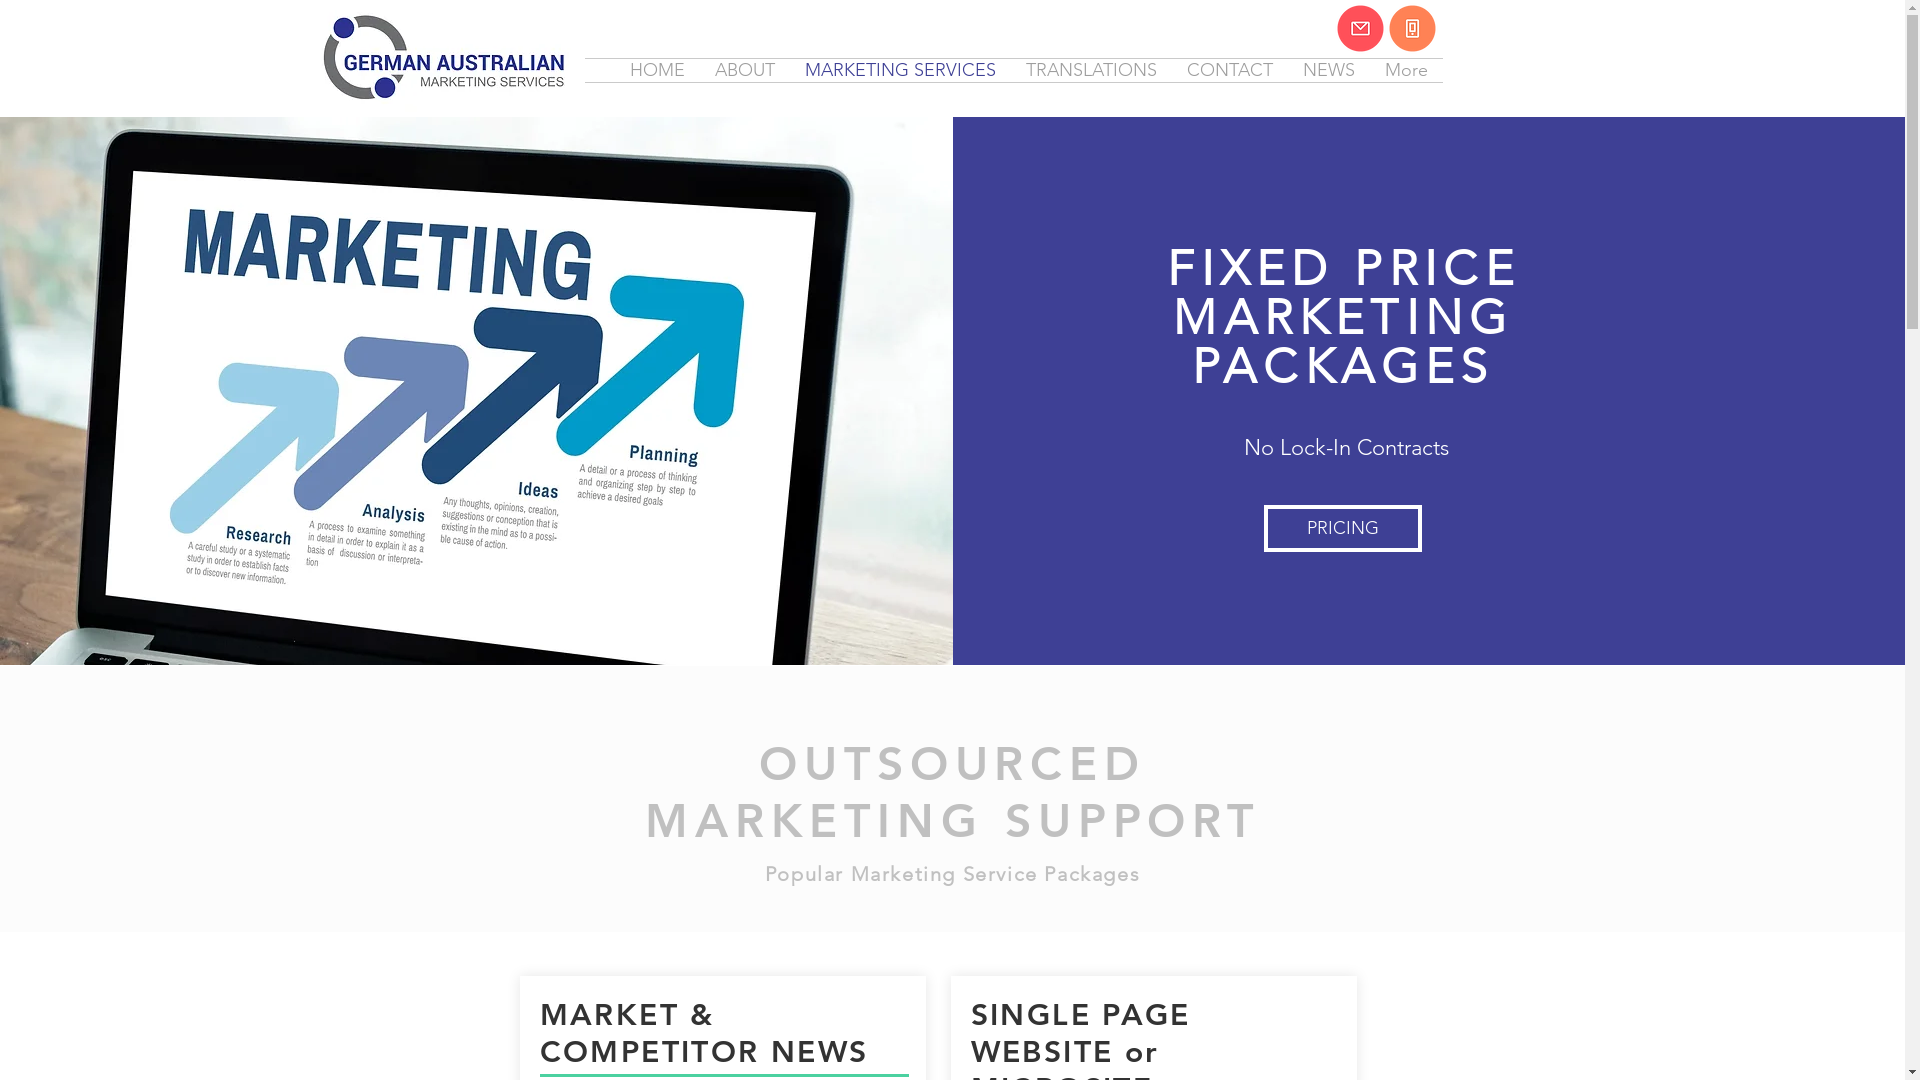 This screenshot has height=1080, width=1920. Describe the element at coordinates (1262, 527) in the screenshot. I see `'PRICING'` at that location.